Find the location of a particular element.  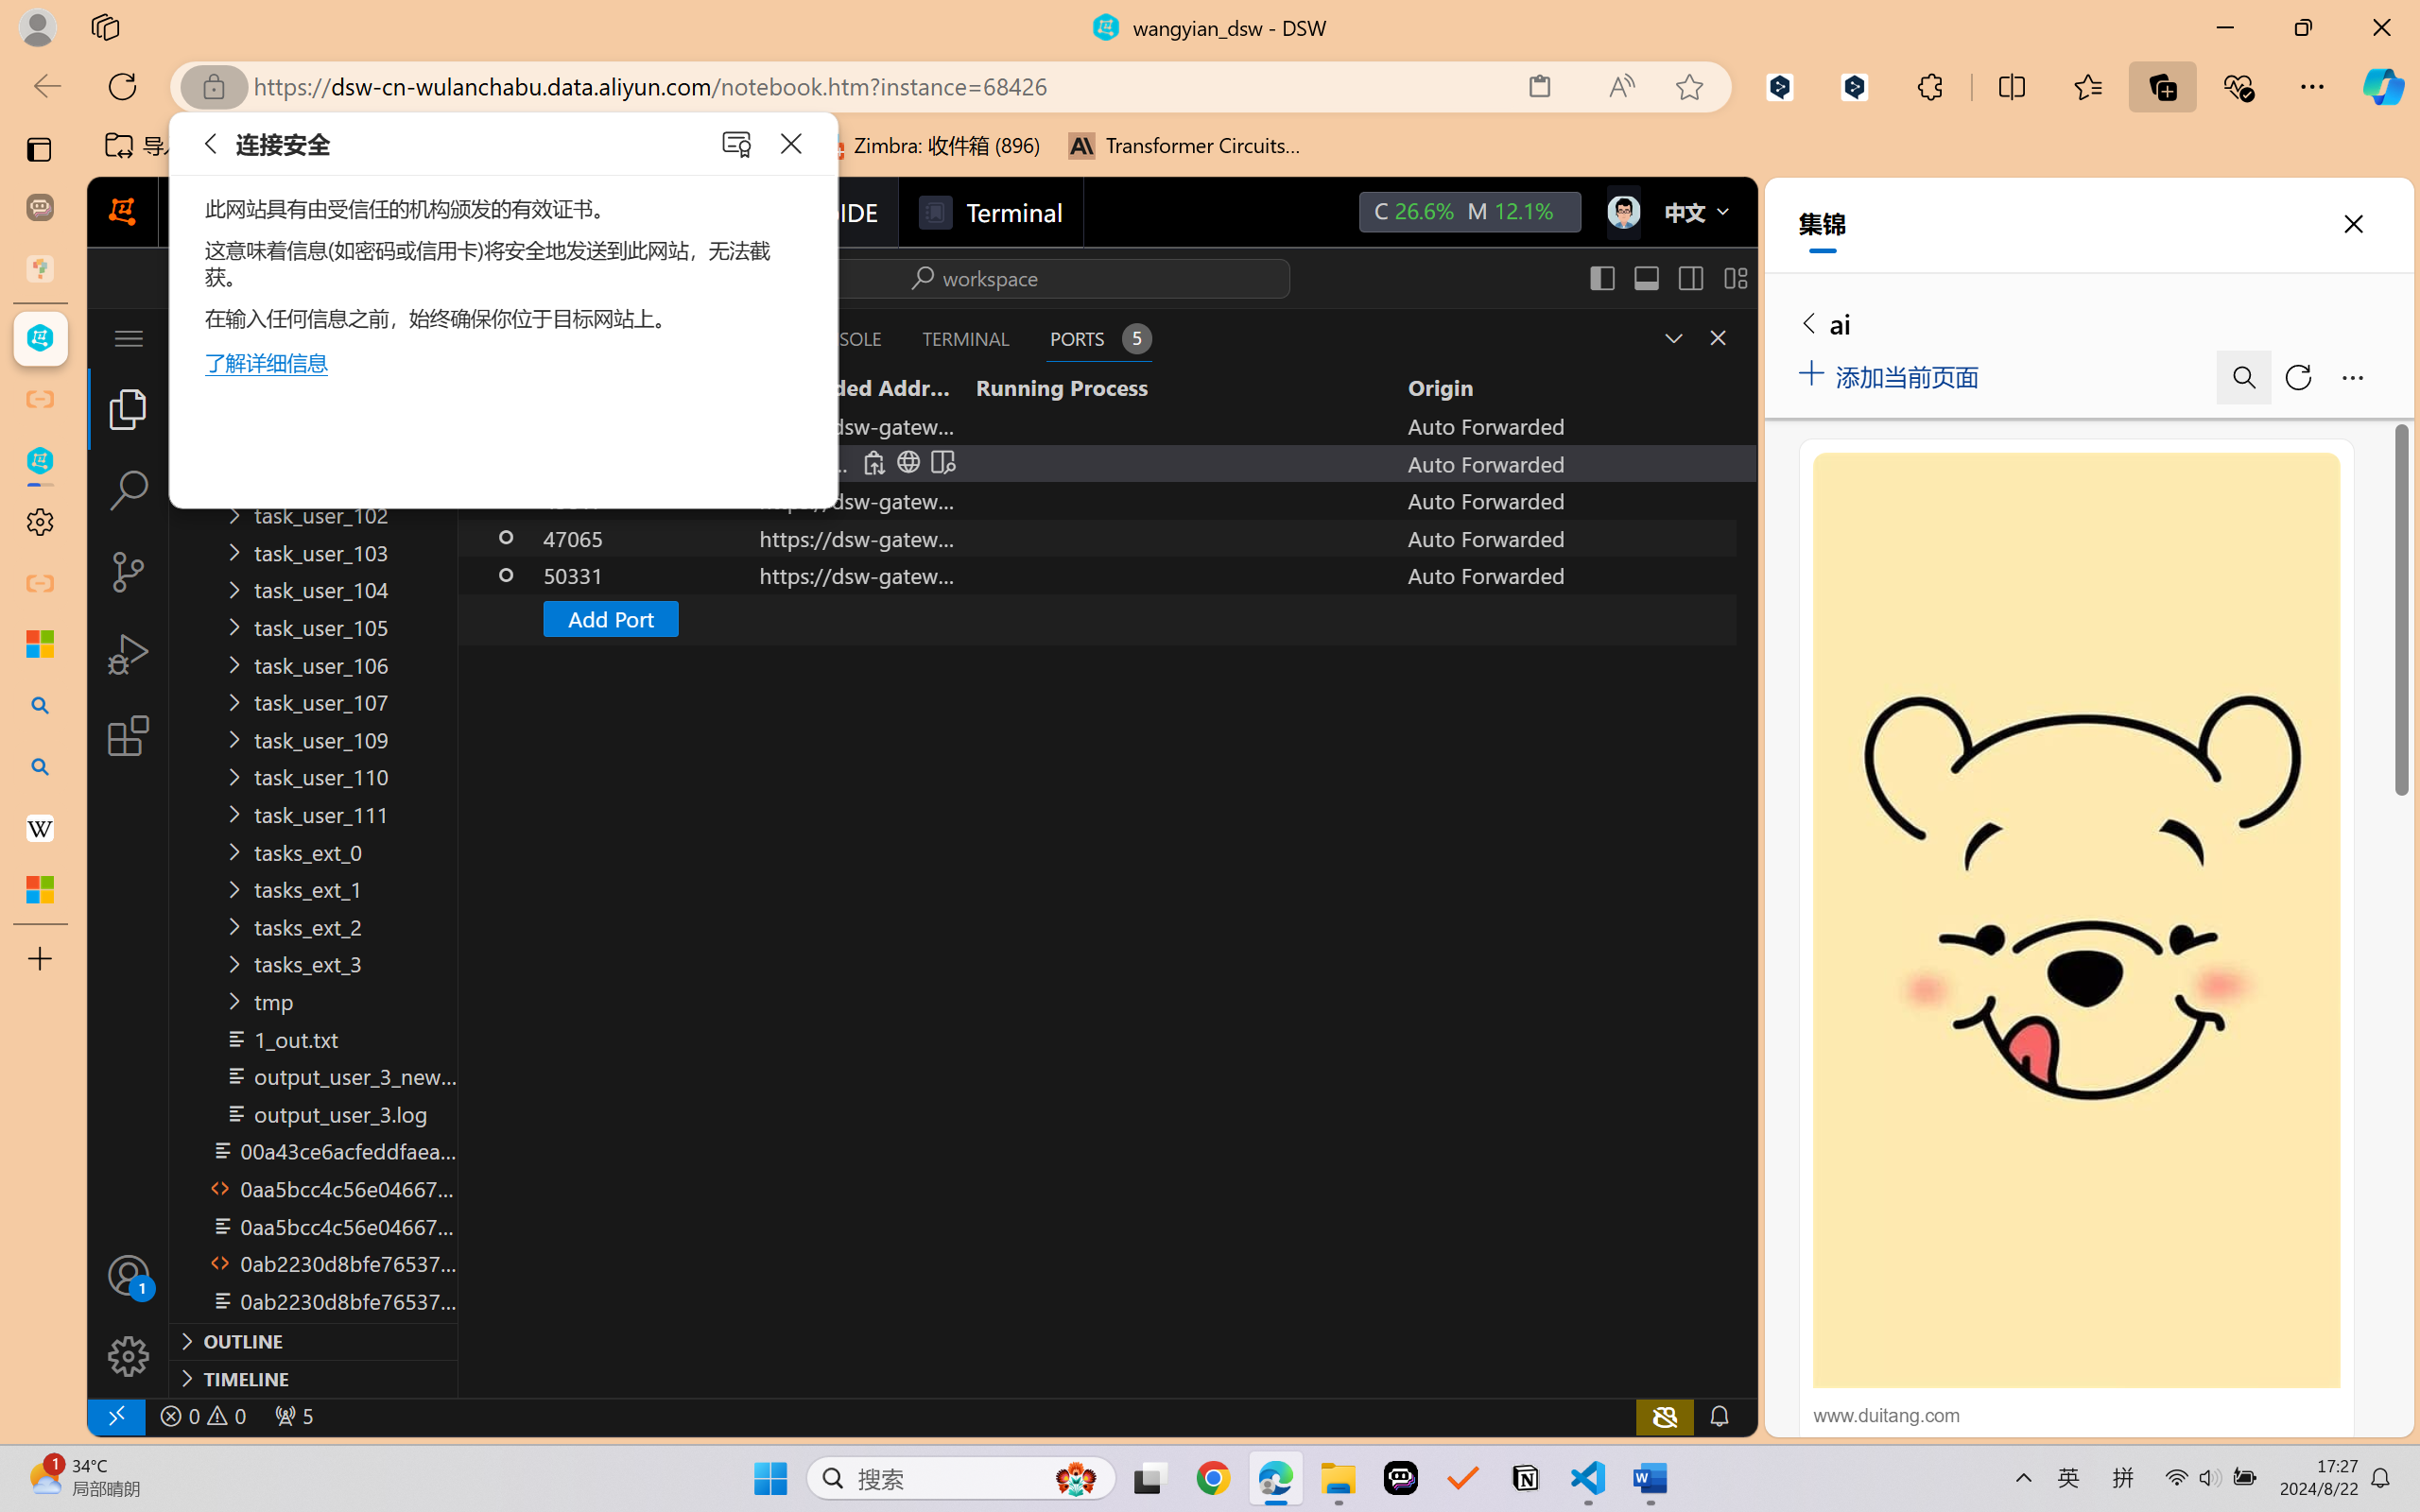

'No Problems' is located at coordinates (200, 1415).